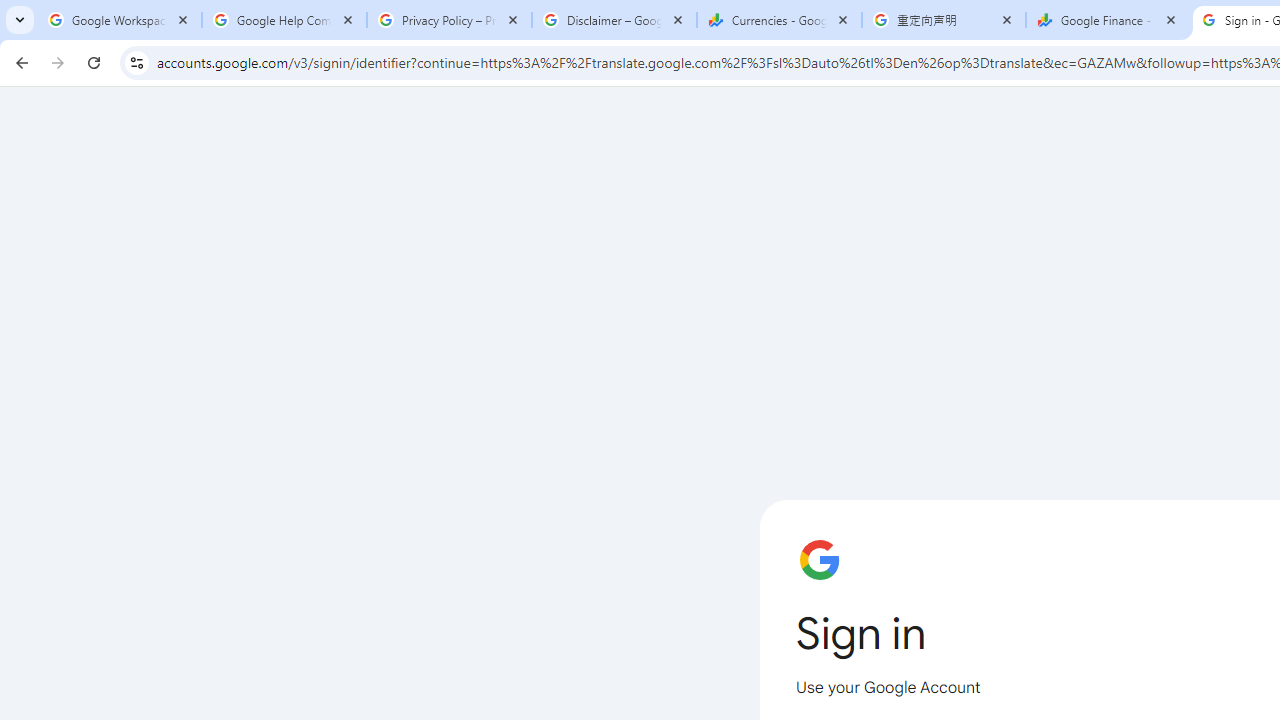 The width and height of the screenshot is (1280, 720). What do you see at coordinates (118, 20) in the screenshot?
I see `'Google Workspace Admin Community'` at bounding box center [118, 20].